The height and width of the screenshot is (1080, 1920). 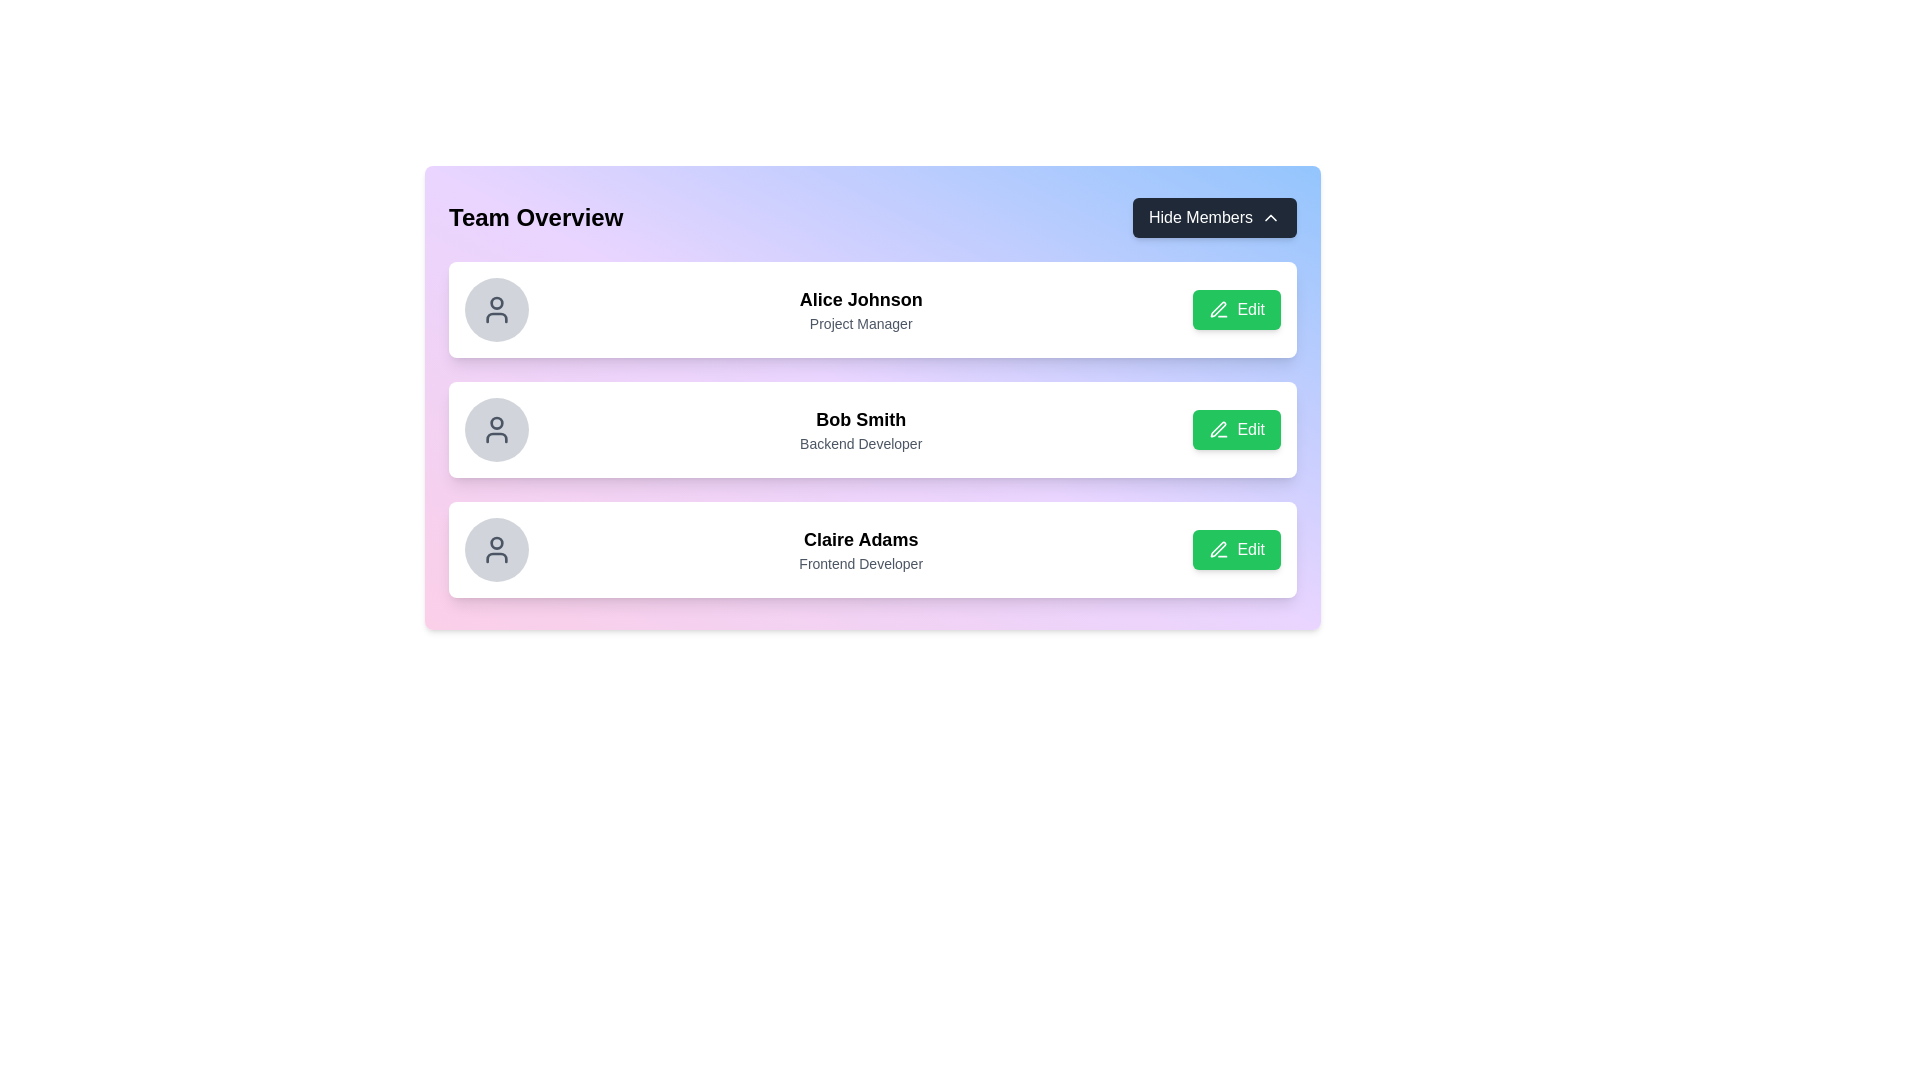 I want to click on the text label displaying the role or job title associated with 'Bob Smith', located below the name and centrally aligned within the second item of the list, so click(x=861, y=442).